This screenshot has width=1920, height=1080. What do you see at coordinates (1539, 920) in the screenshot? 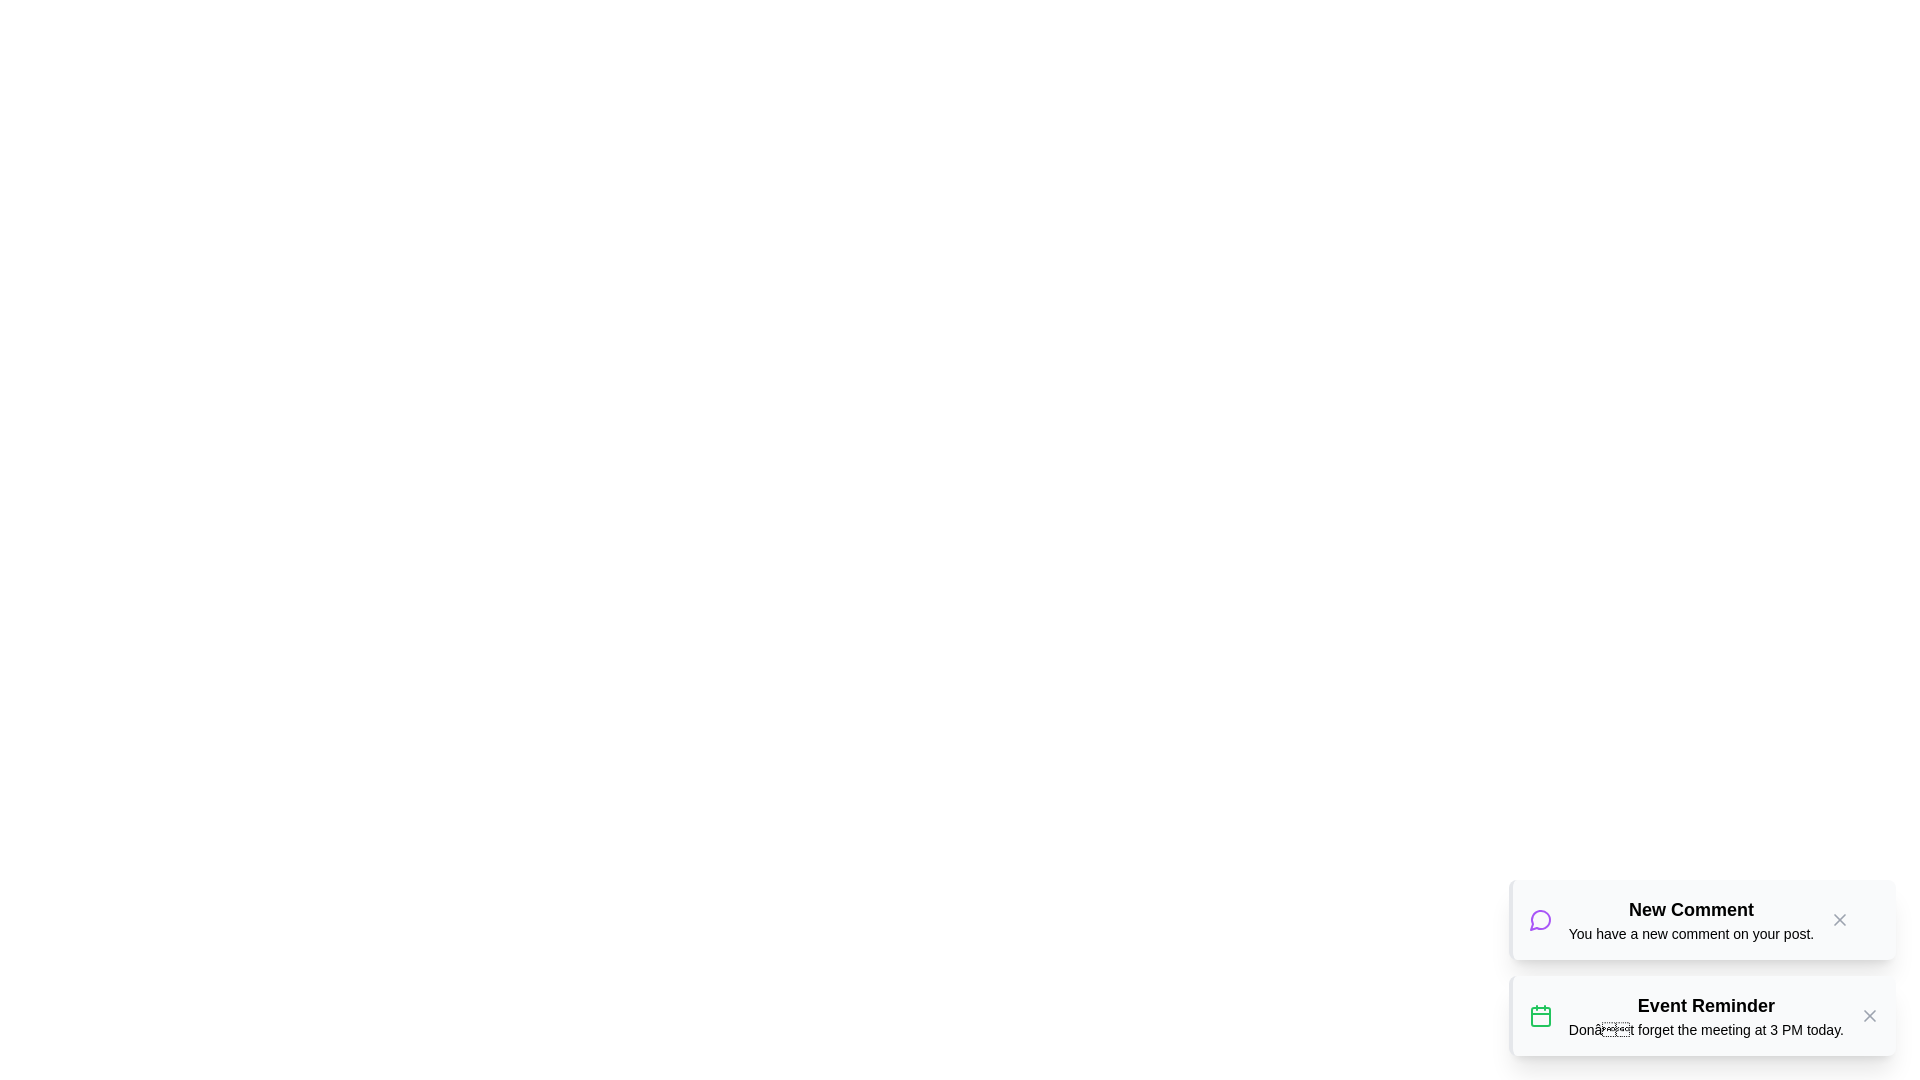
I see `the notification icon to interact with it` at bounding box center [1539, 920].